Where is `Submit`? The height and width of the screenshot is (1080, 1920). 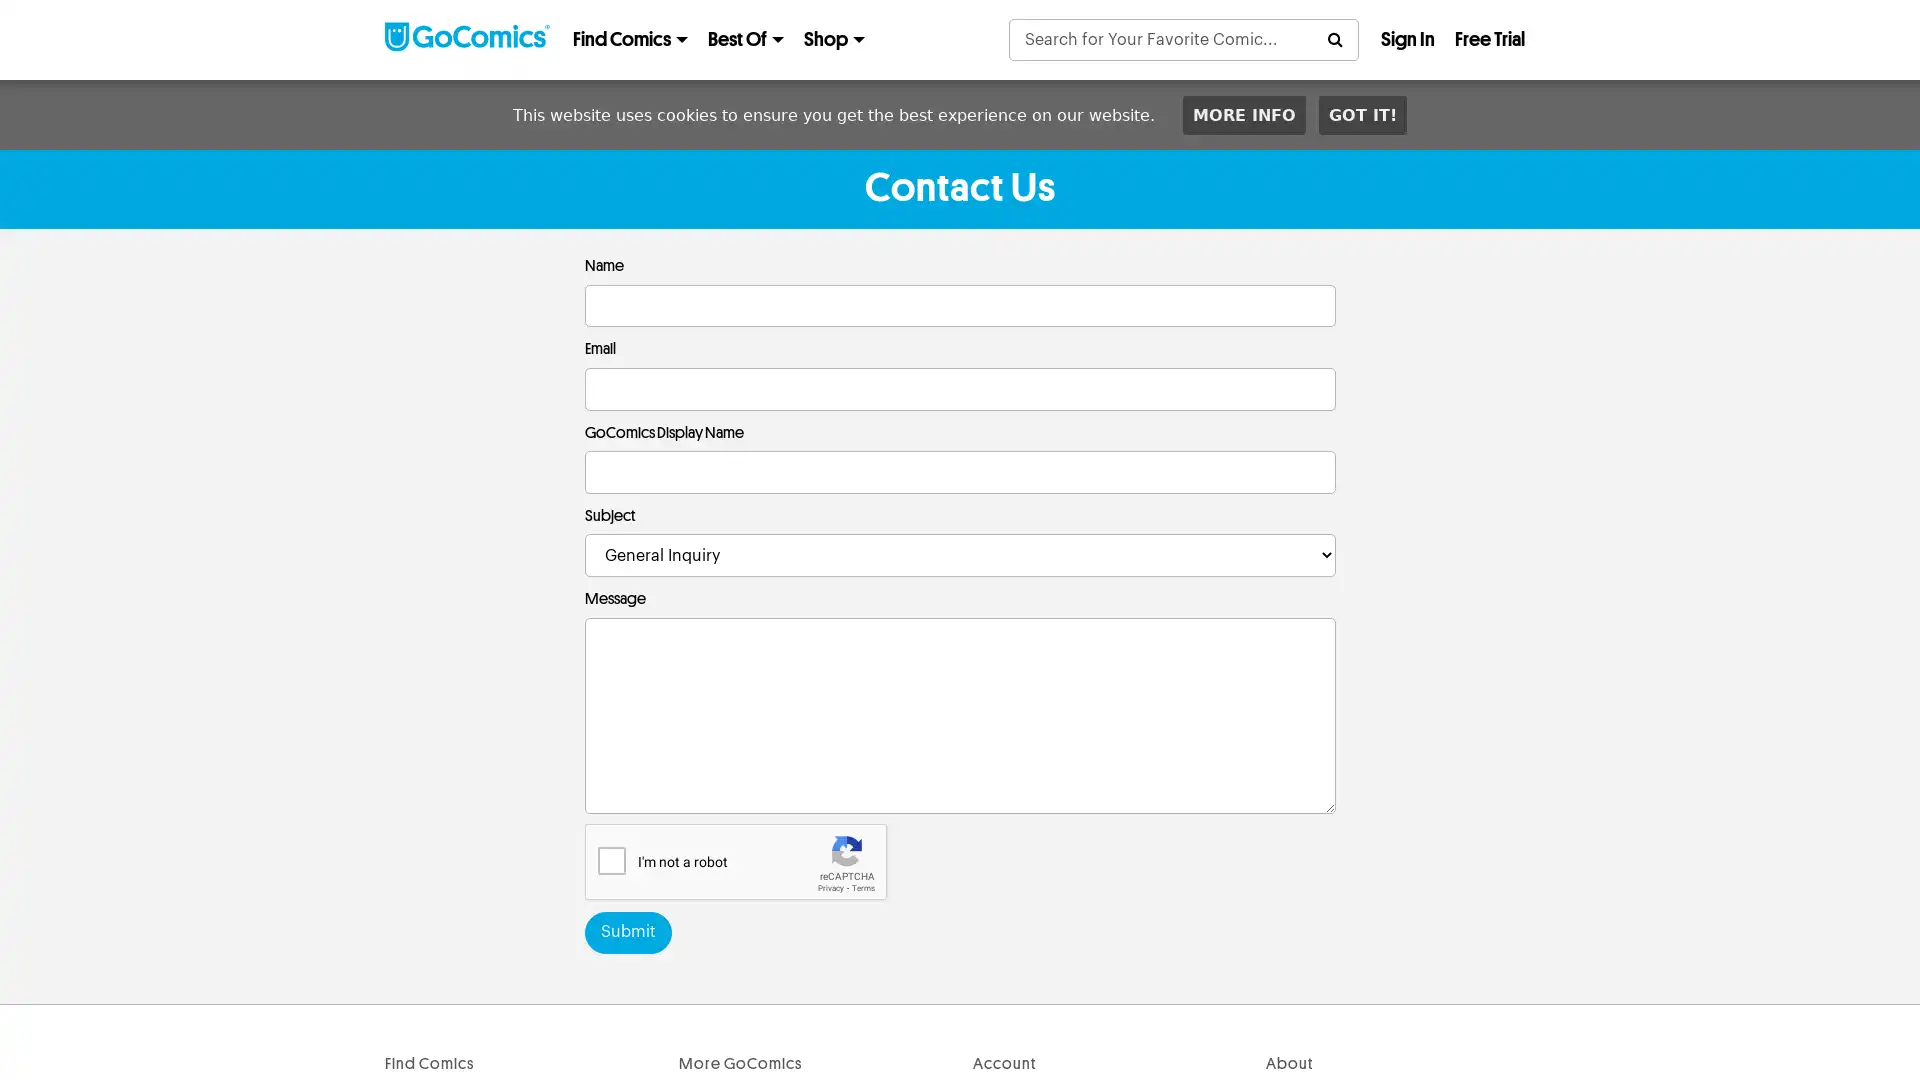 Submit is located at coordinates (626, 932).